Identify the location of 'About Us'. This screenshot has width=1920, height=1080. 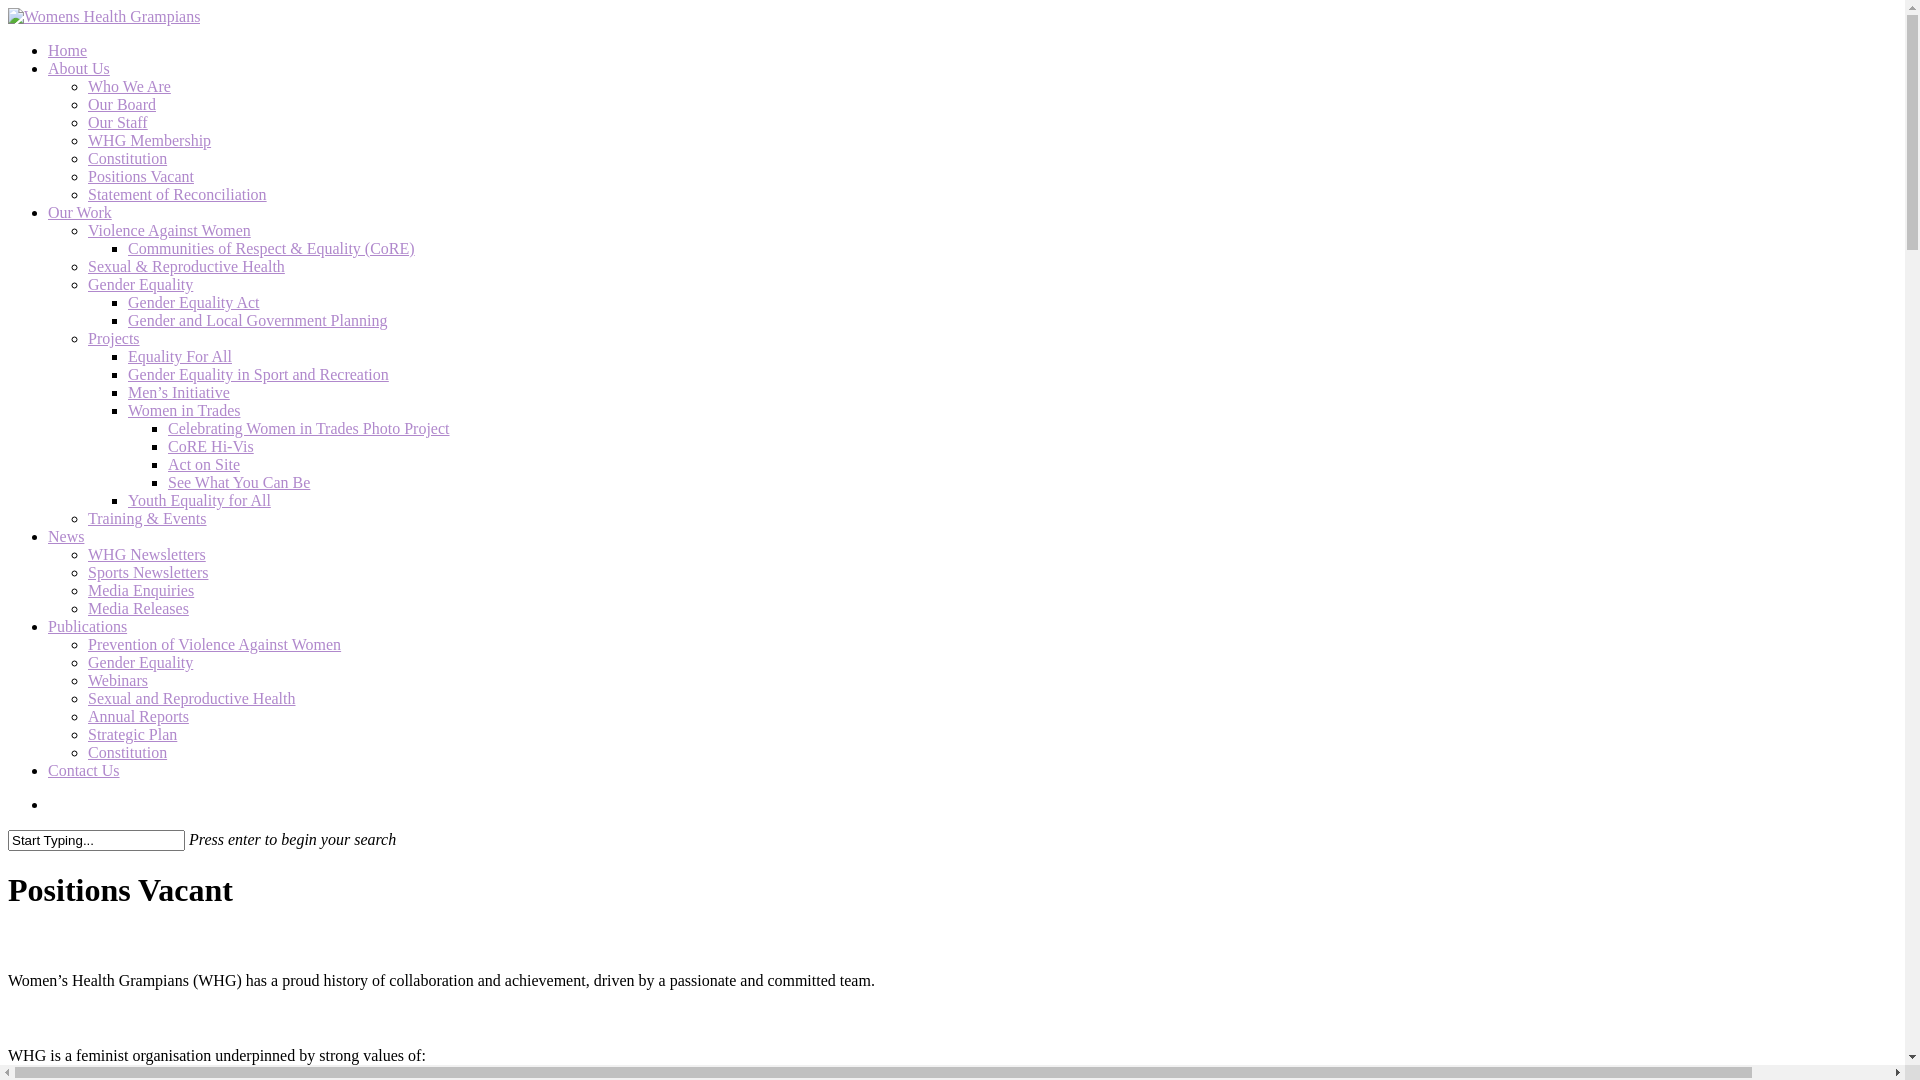
(78, 67).